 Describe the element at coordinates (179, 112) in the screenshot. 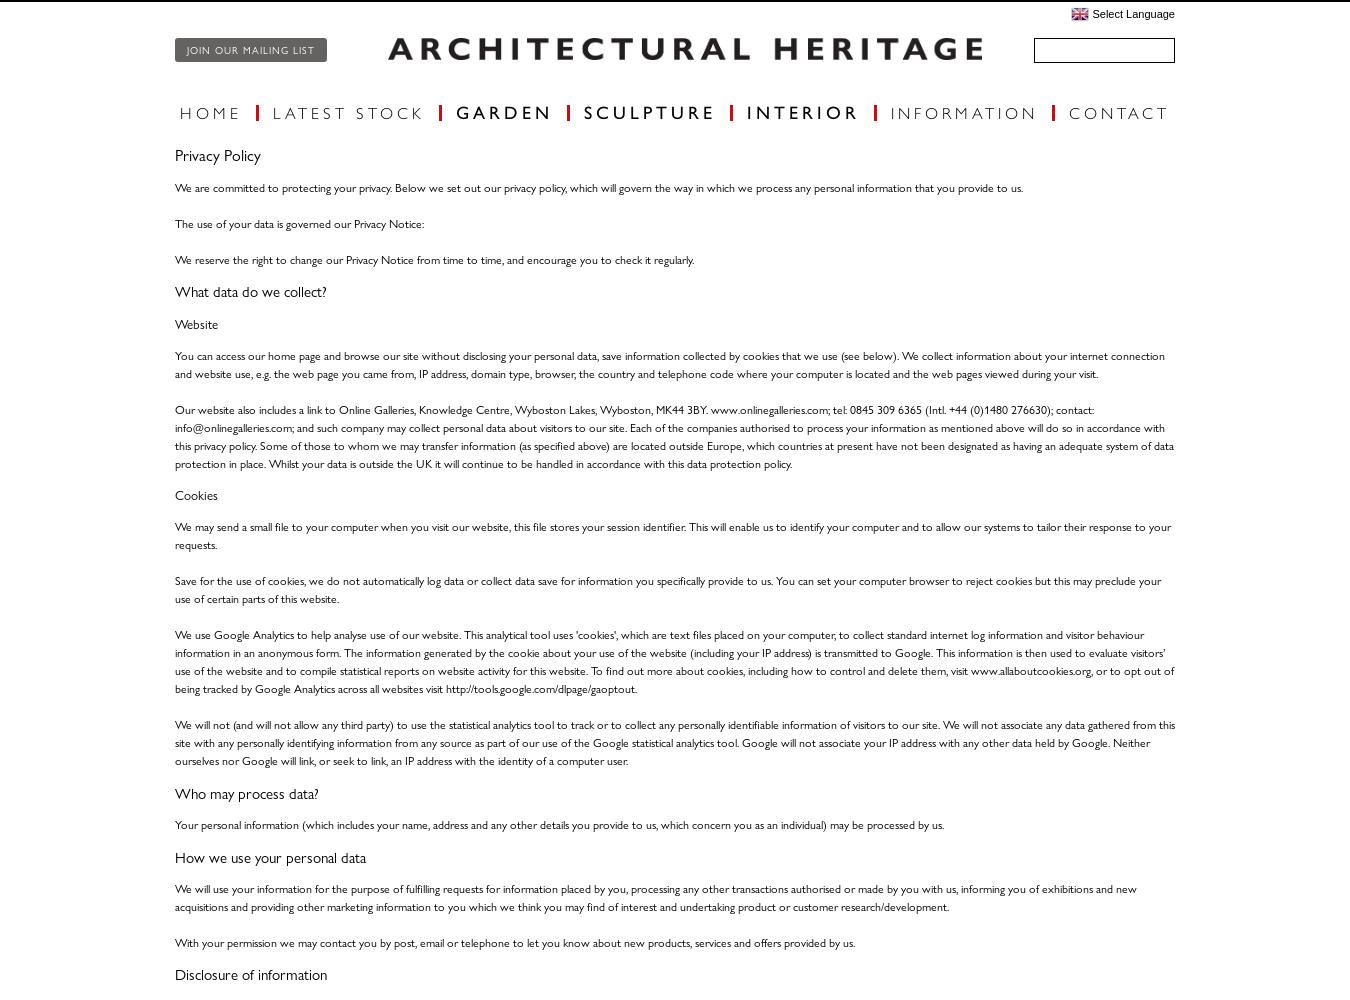

I see `'Home'` at that location.